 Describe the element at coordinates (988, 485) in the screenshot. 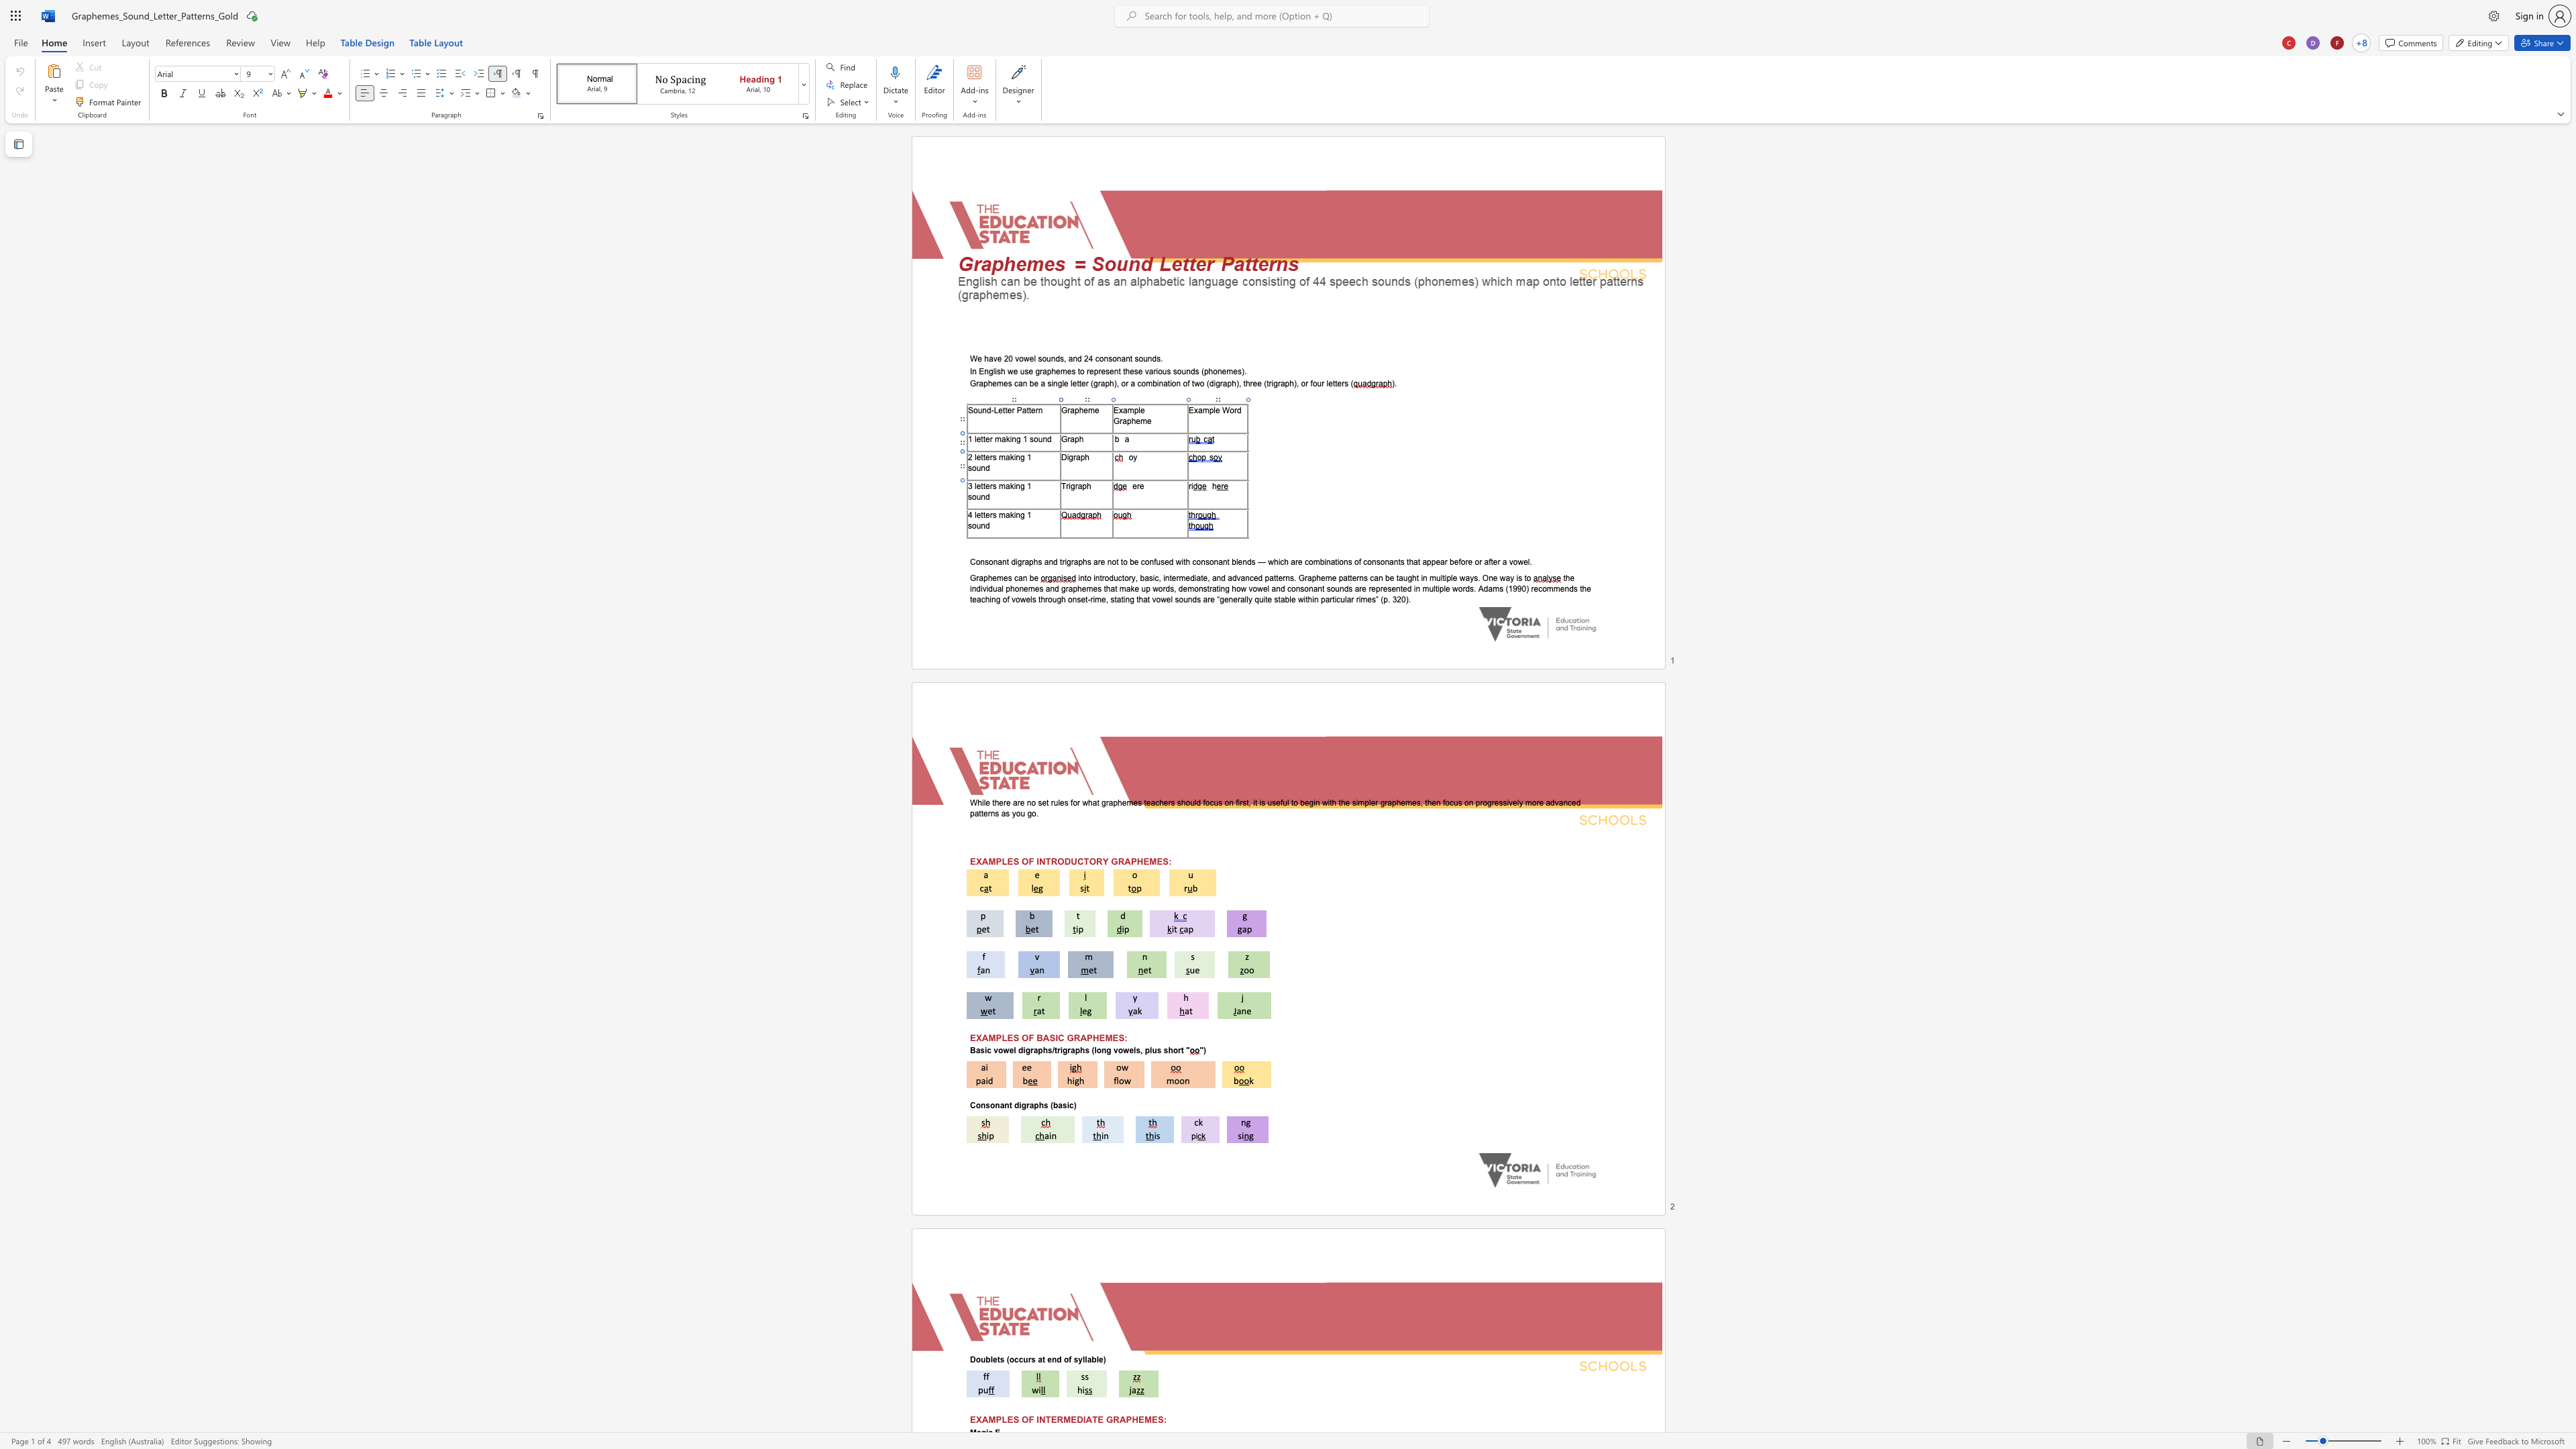

I see `the space between the continuous character "e" and "r" in the text` at that location.